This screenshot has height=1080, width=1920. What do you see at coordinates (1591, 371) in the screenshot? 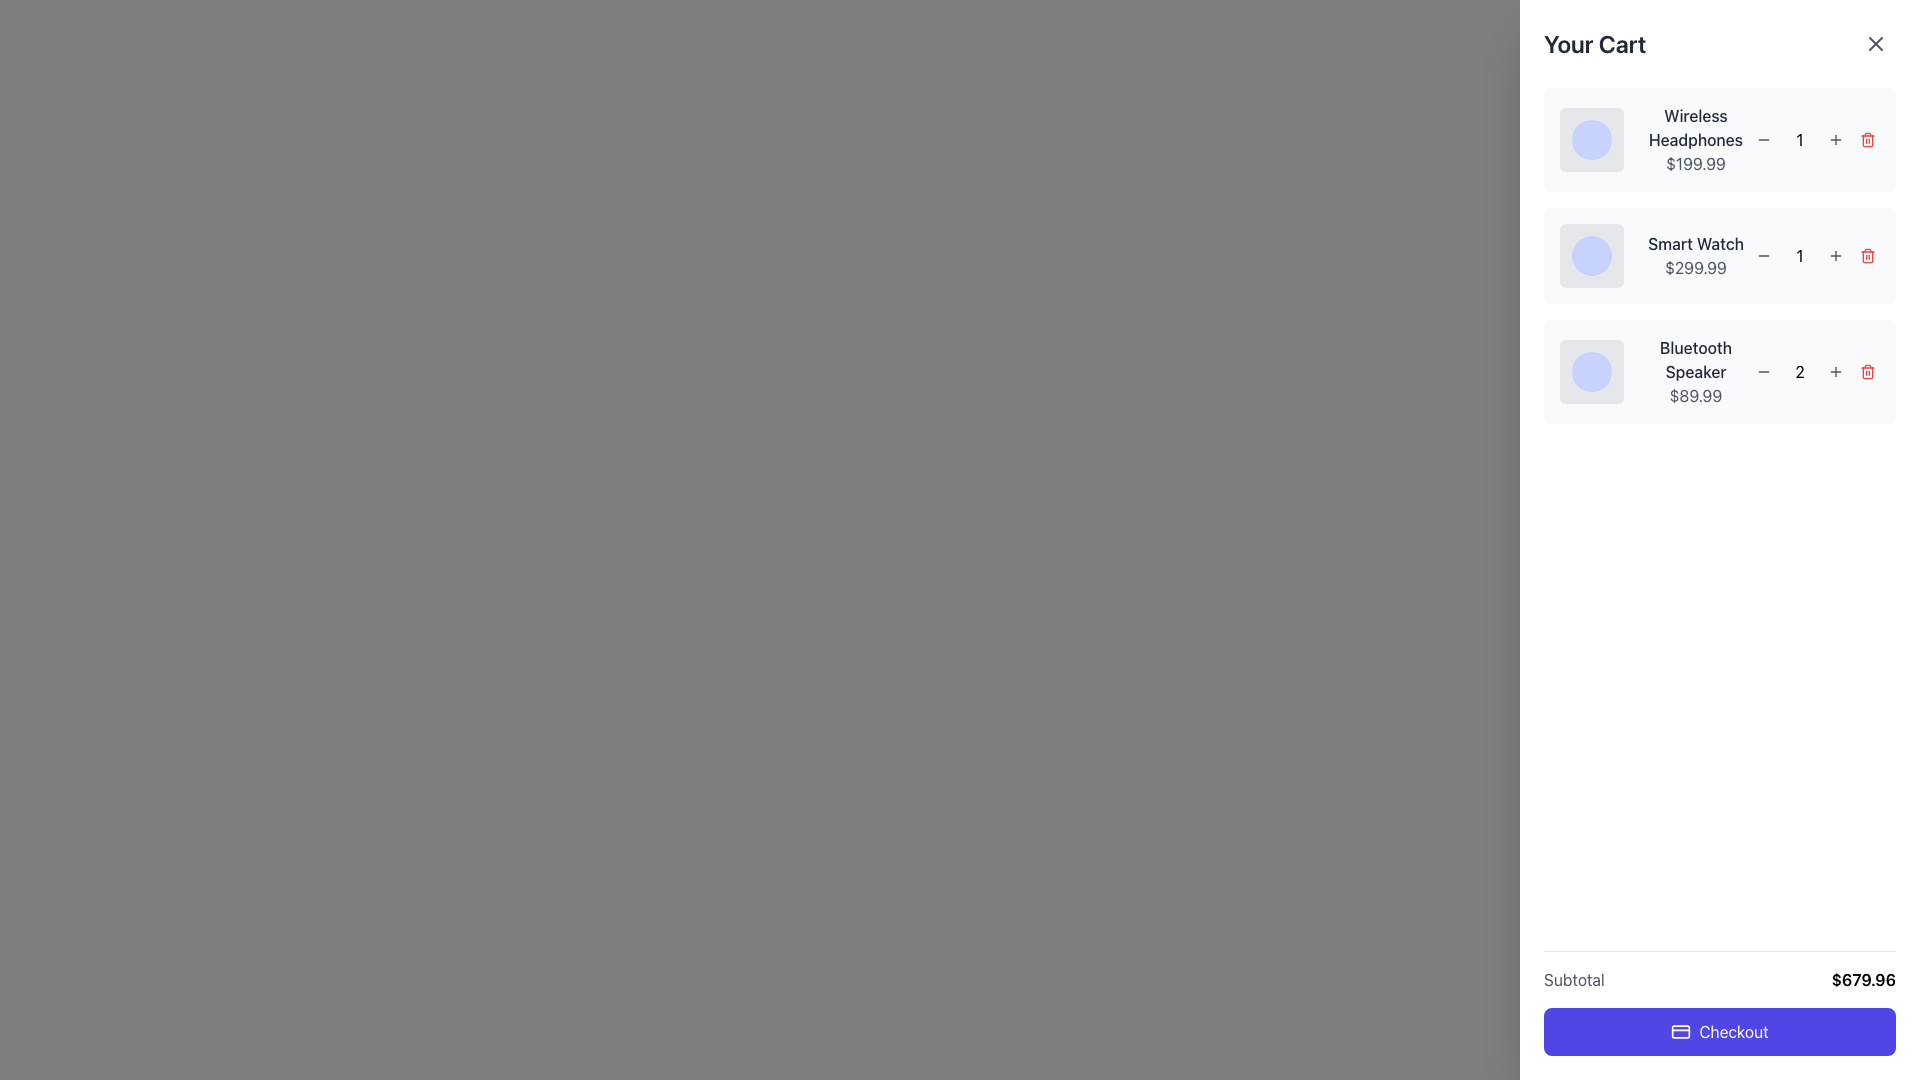
I see `the circular UI component with a light indigo background located in the bottommost product item of the shopping cart interface` at bounding box center [1591, 371].